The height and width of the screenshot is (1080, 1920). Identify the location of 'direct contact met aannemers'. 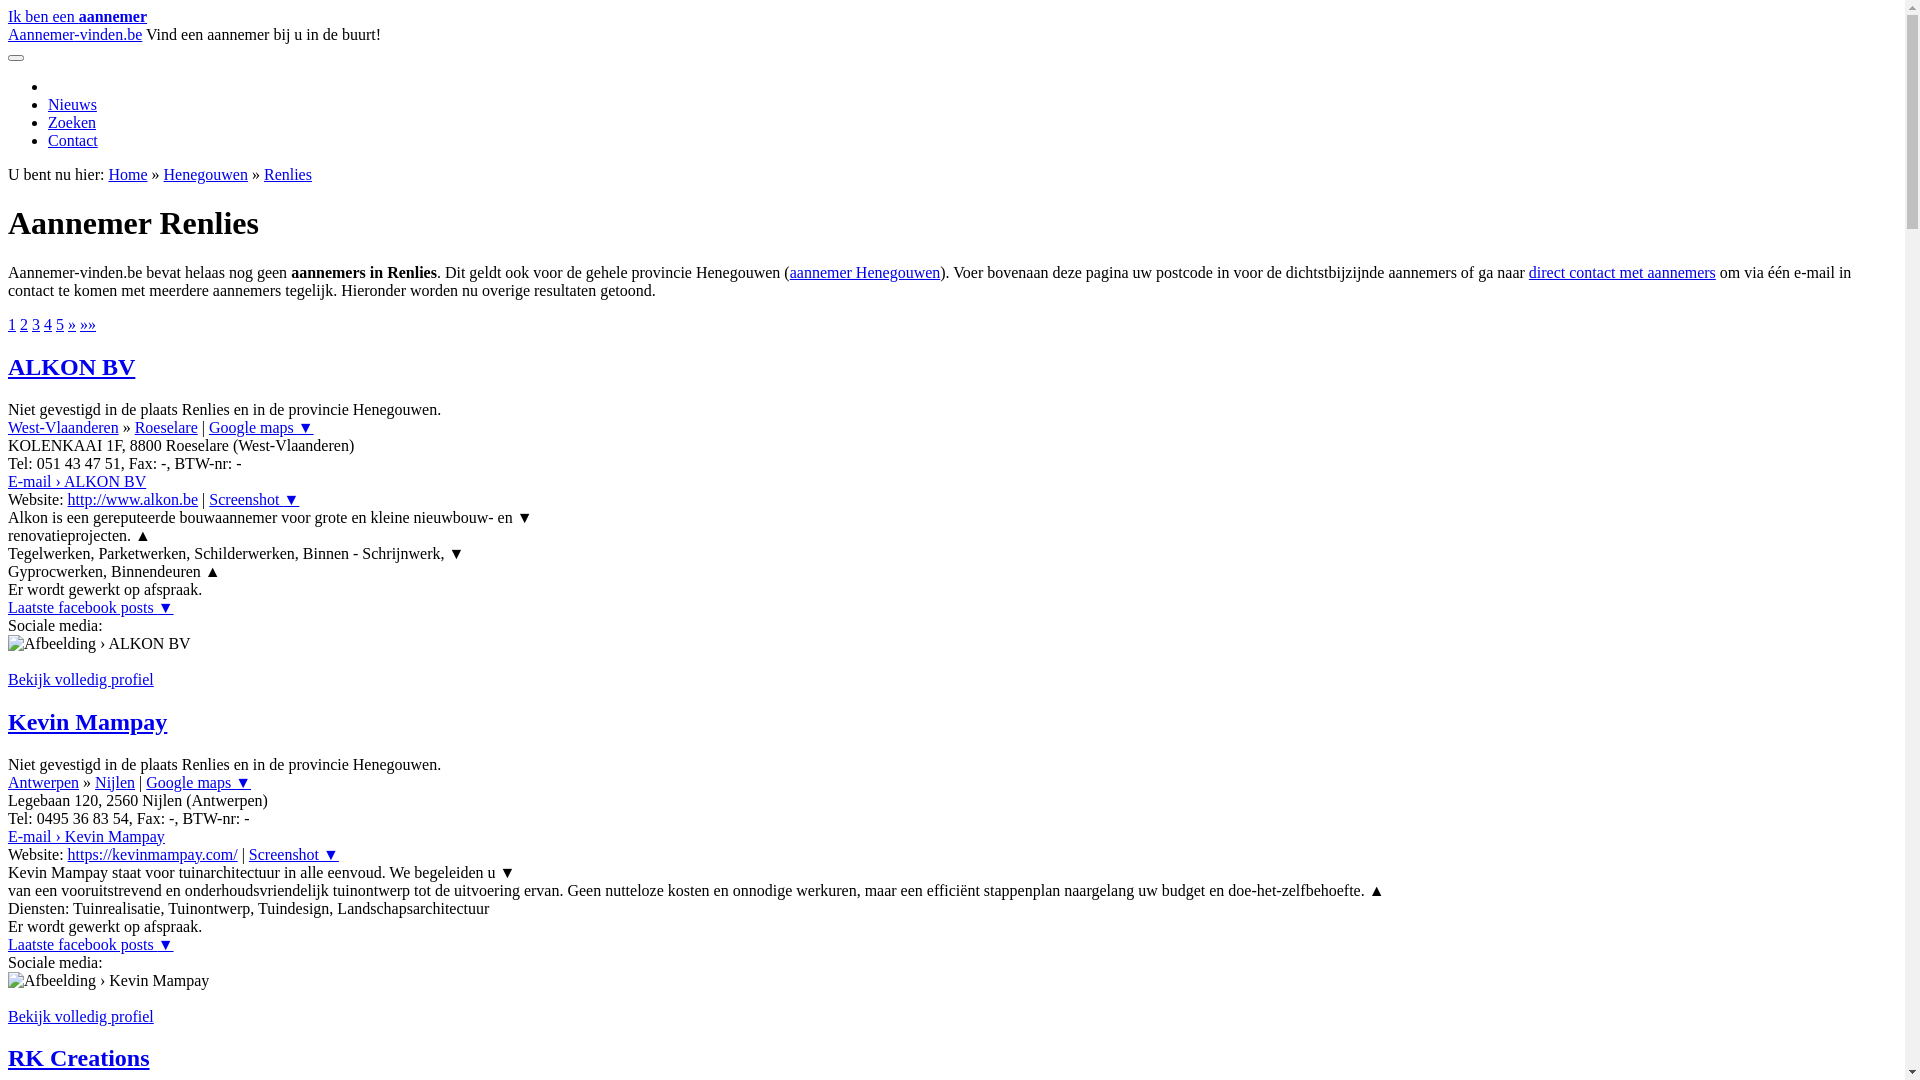
(1622, 272).